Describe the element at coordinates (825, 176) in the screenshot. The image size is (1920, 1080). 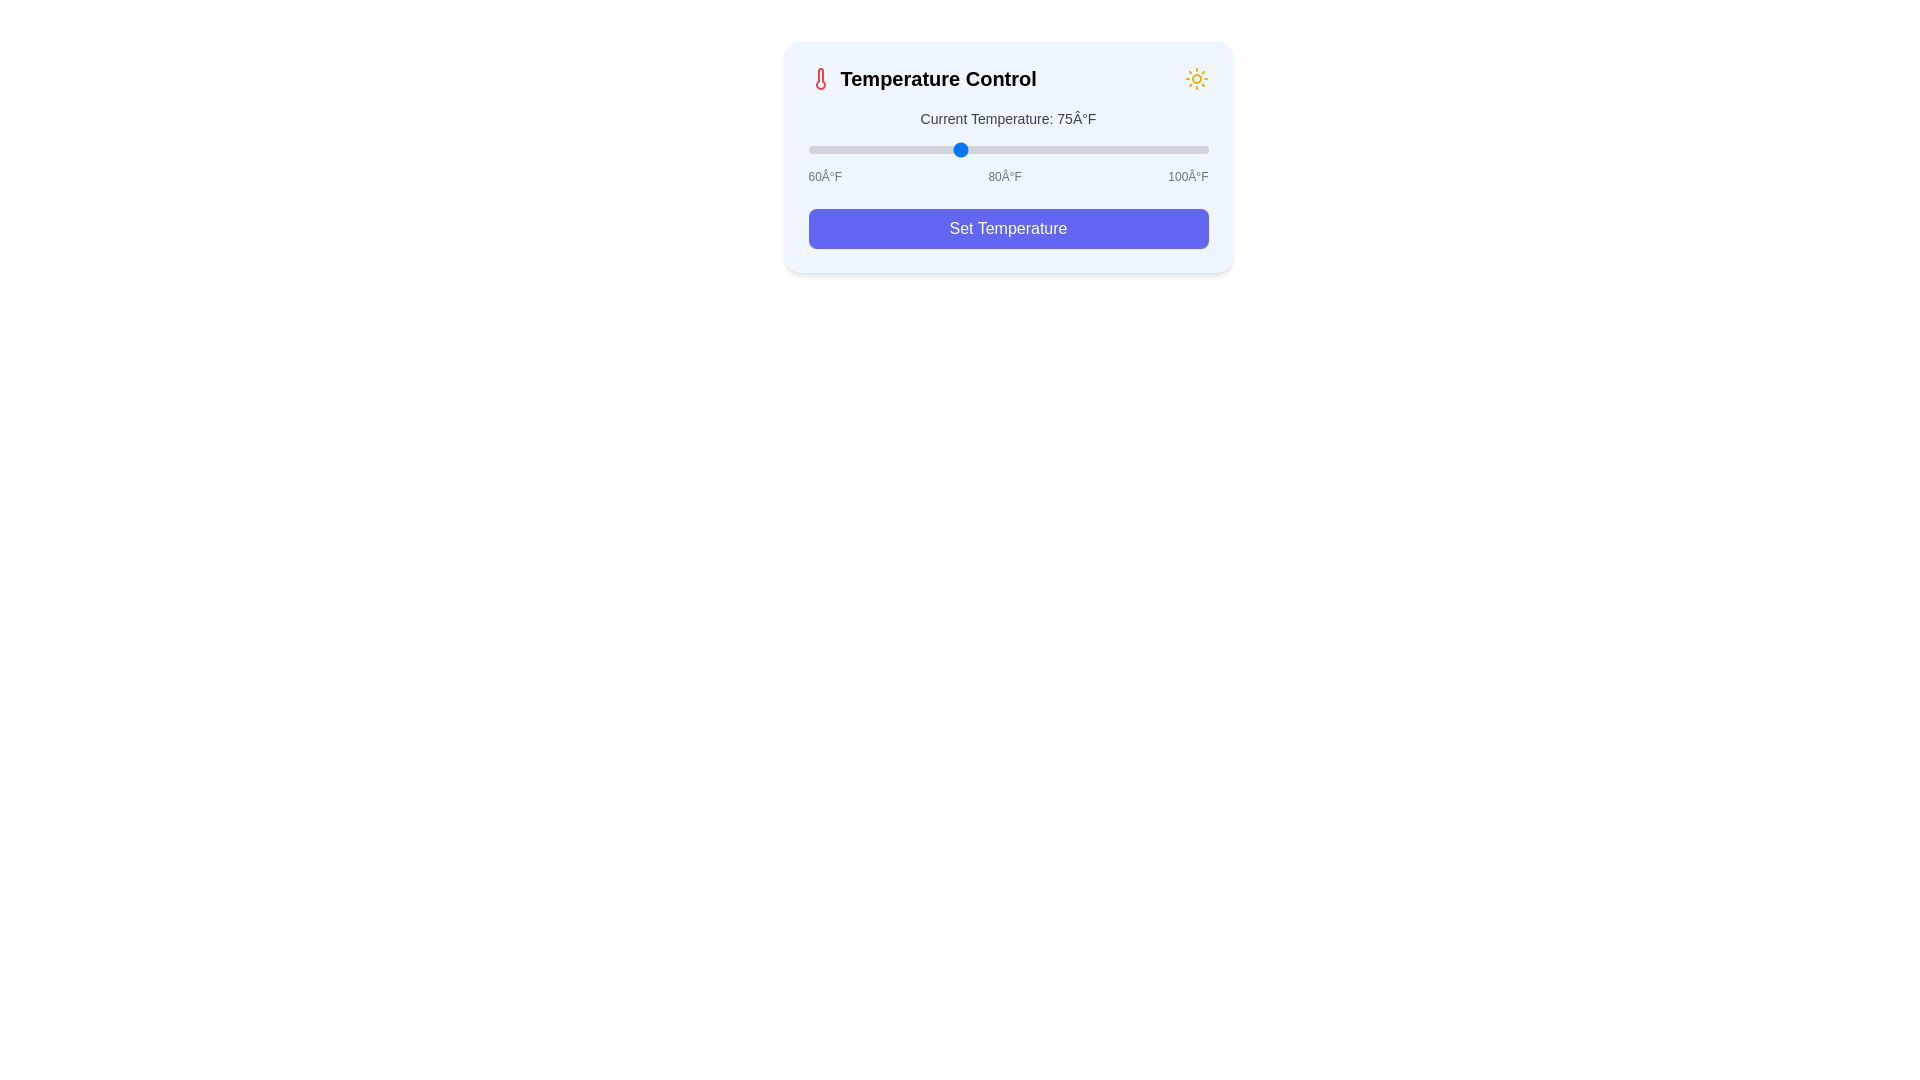
I see `the leftmost temperature label displaying '60°F', which serves as a reference point for the temperature slider` at that location.